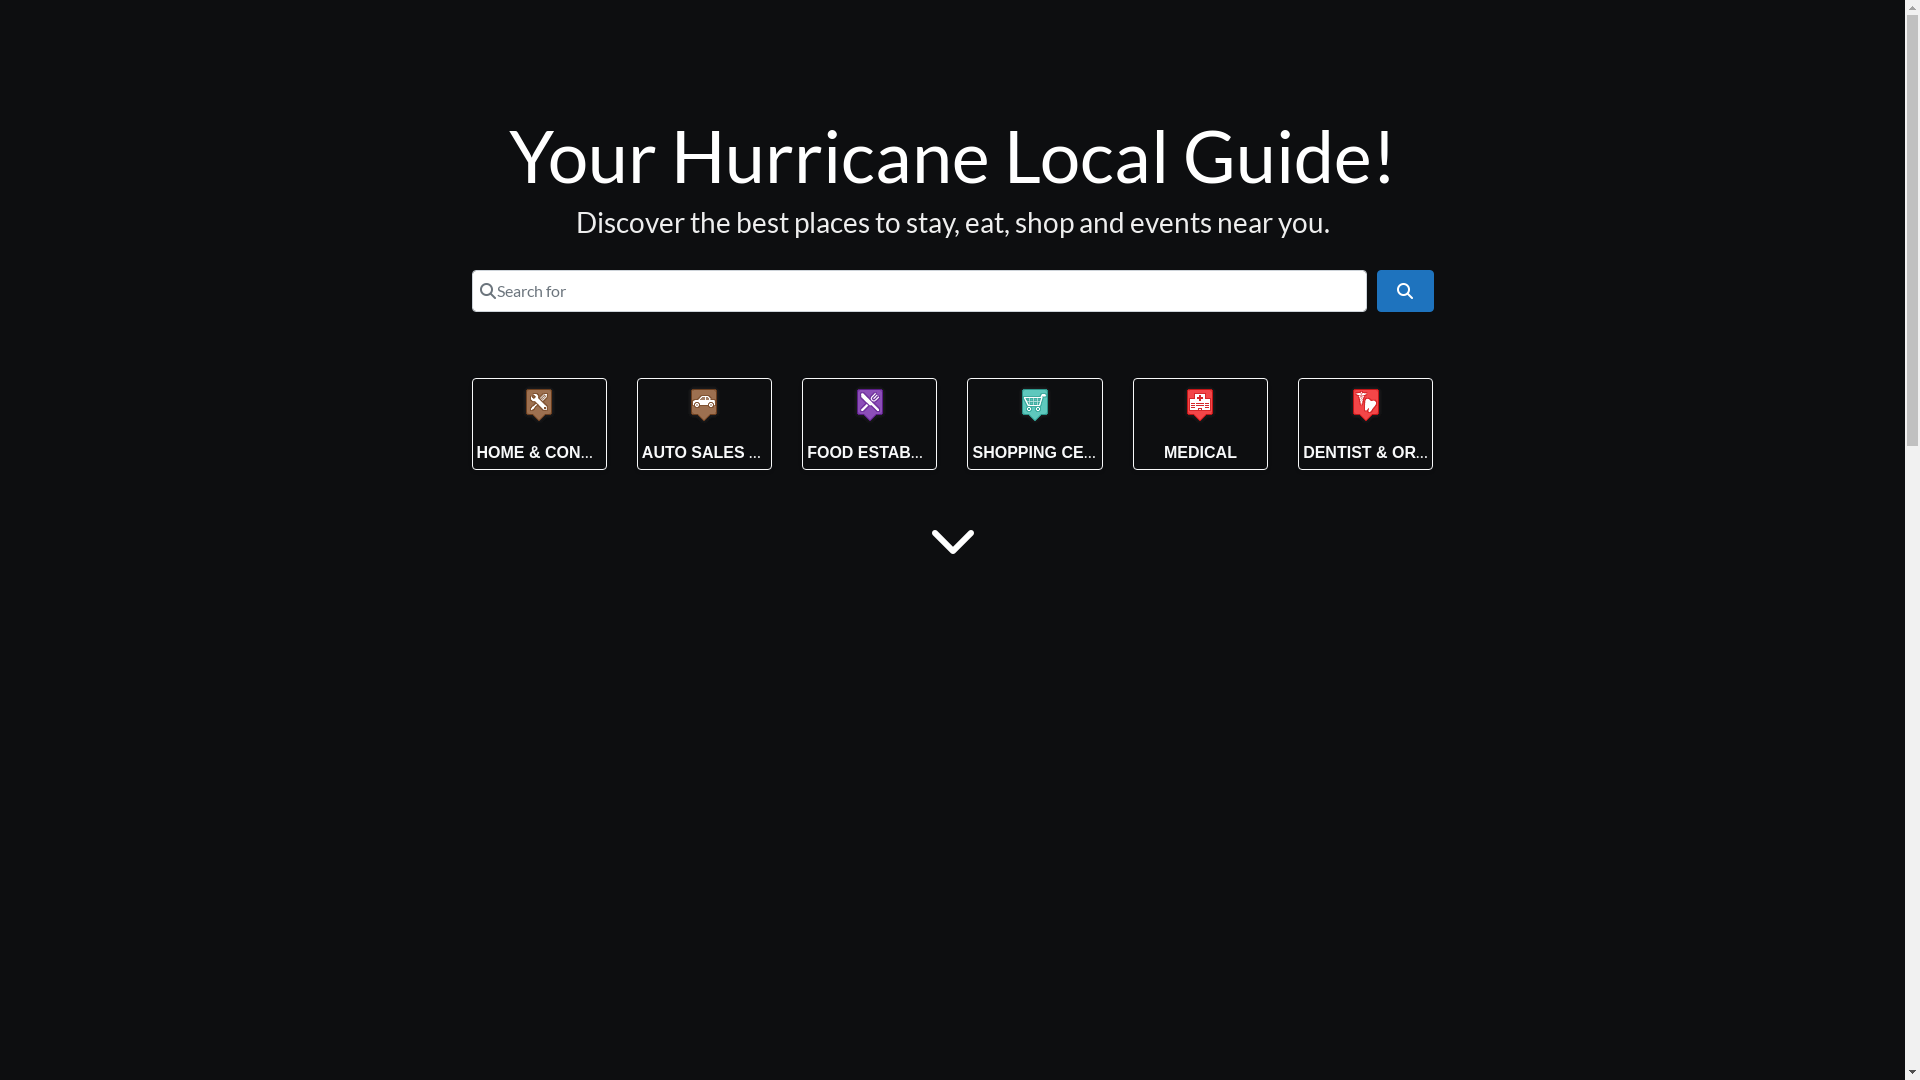 The image size is (1920, 1080). Describe the element at coordinates (1302, 452) in the screenshot. I see `'DENTIST & ORTHODONTIST'` at that location.